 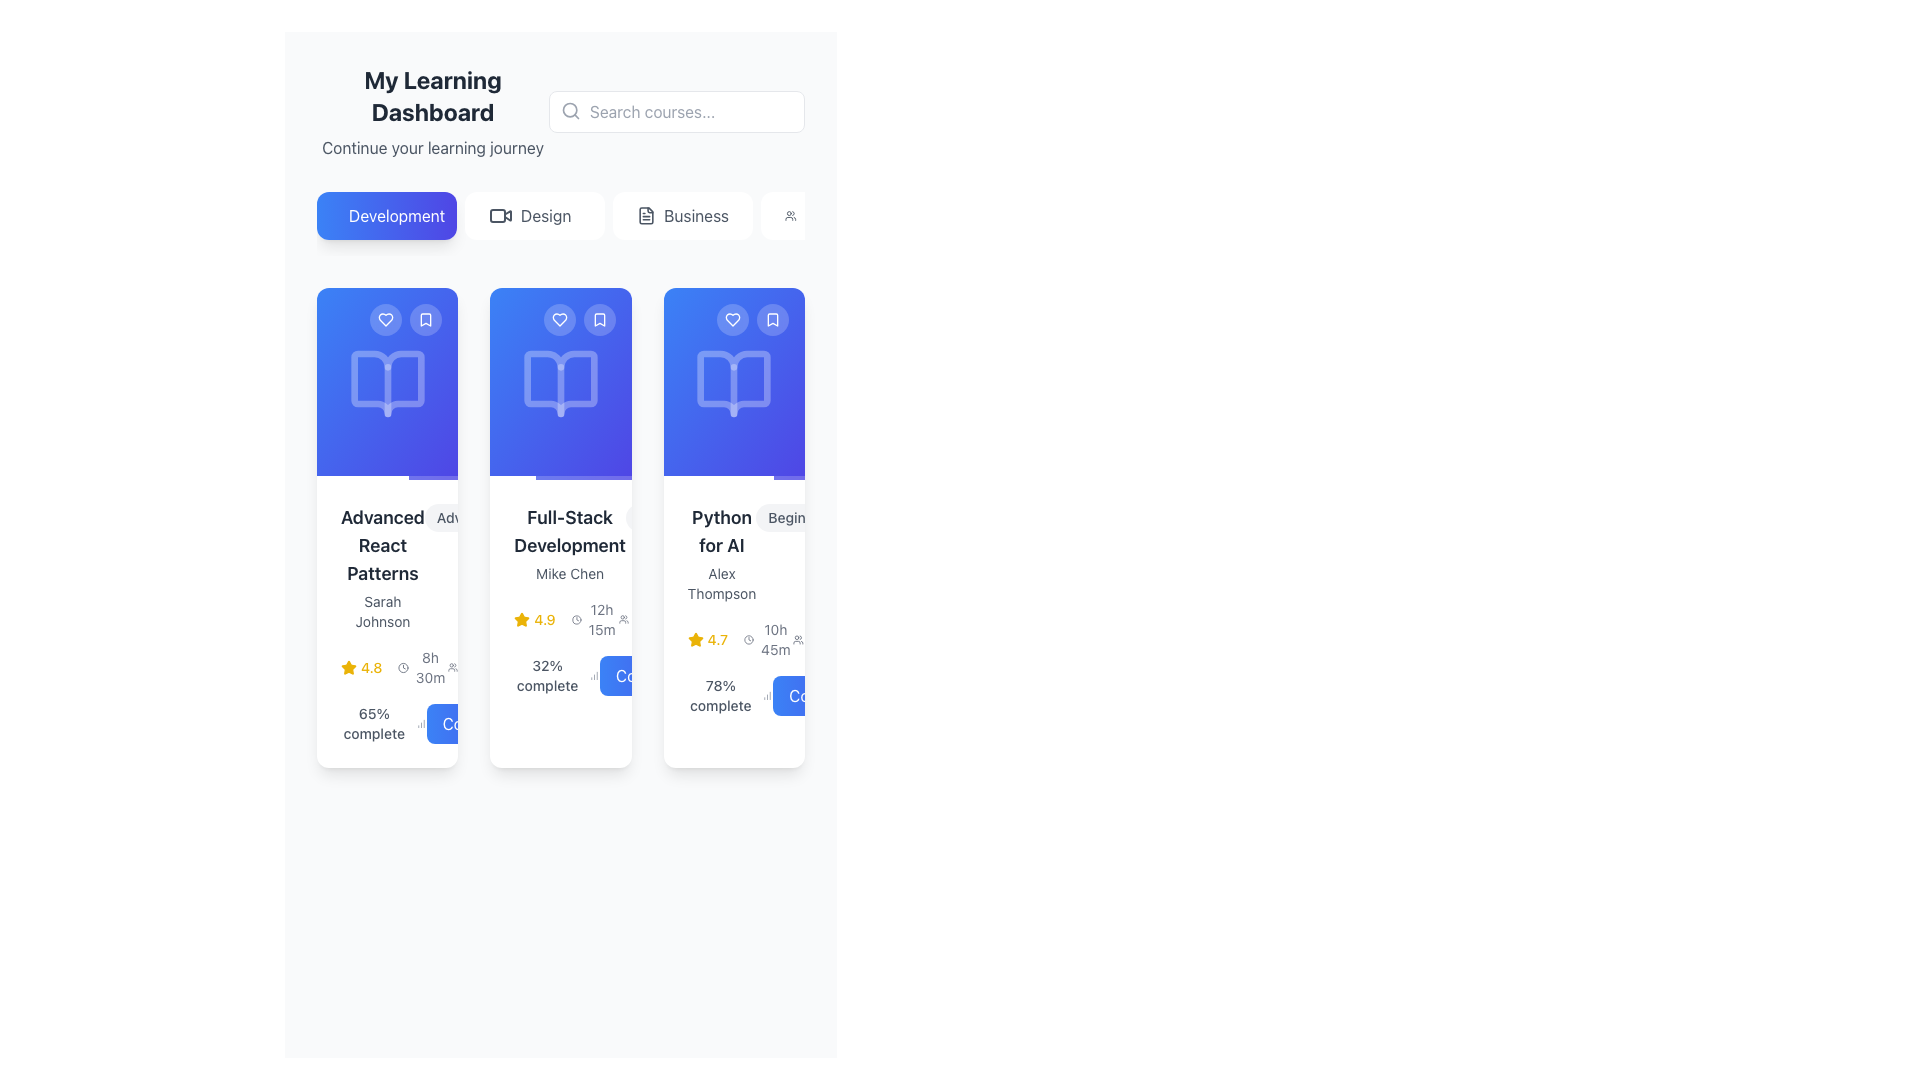 I want to click on the Progress Bar located at the bottom edge of the 'Full-Stack Development' card to visually indicate progress level, so click(x=560, y=478).